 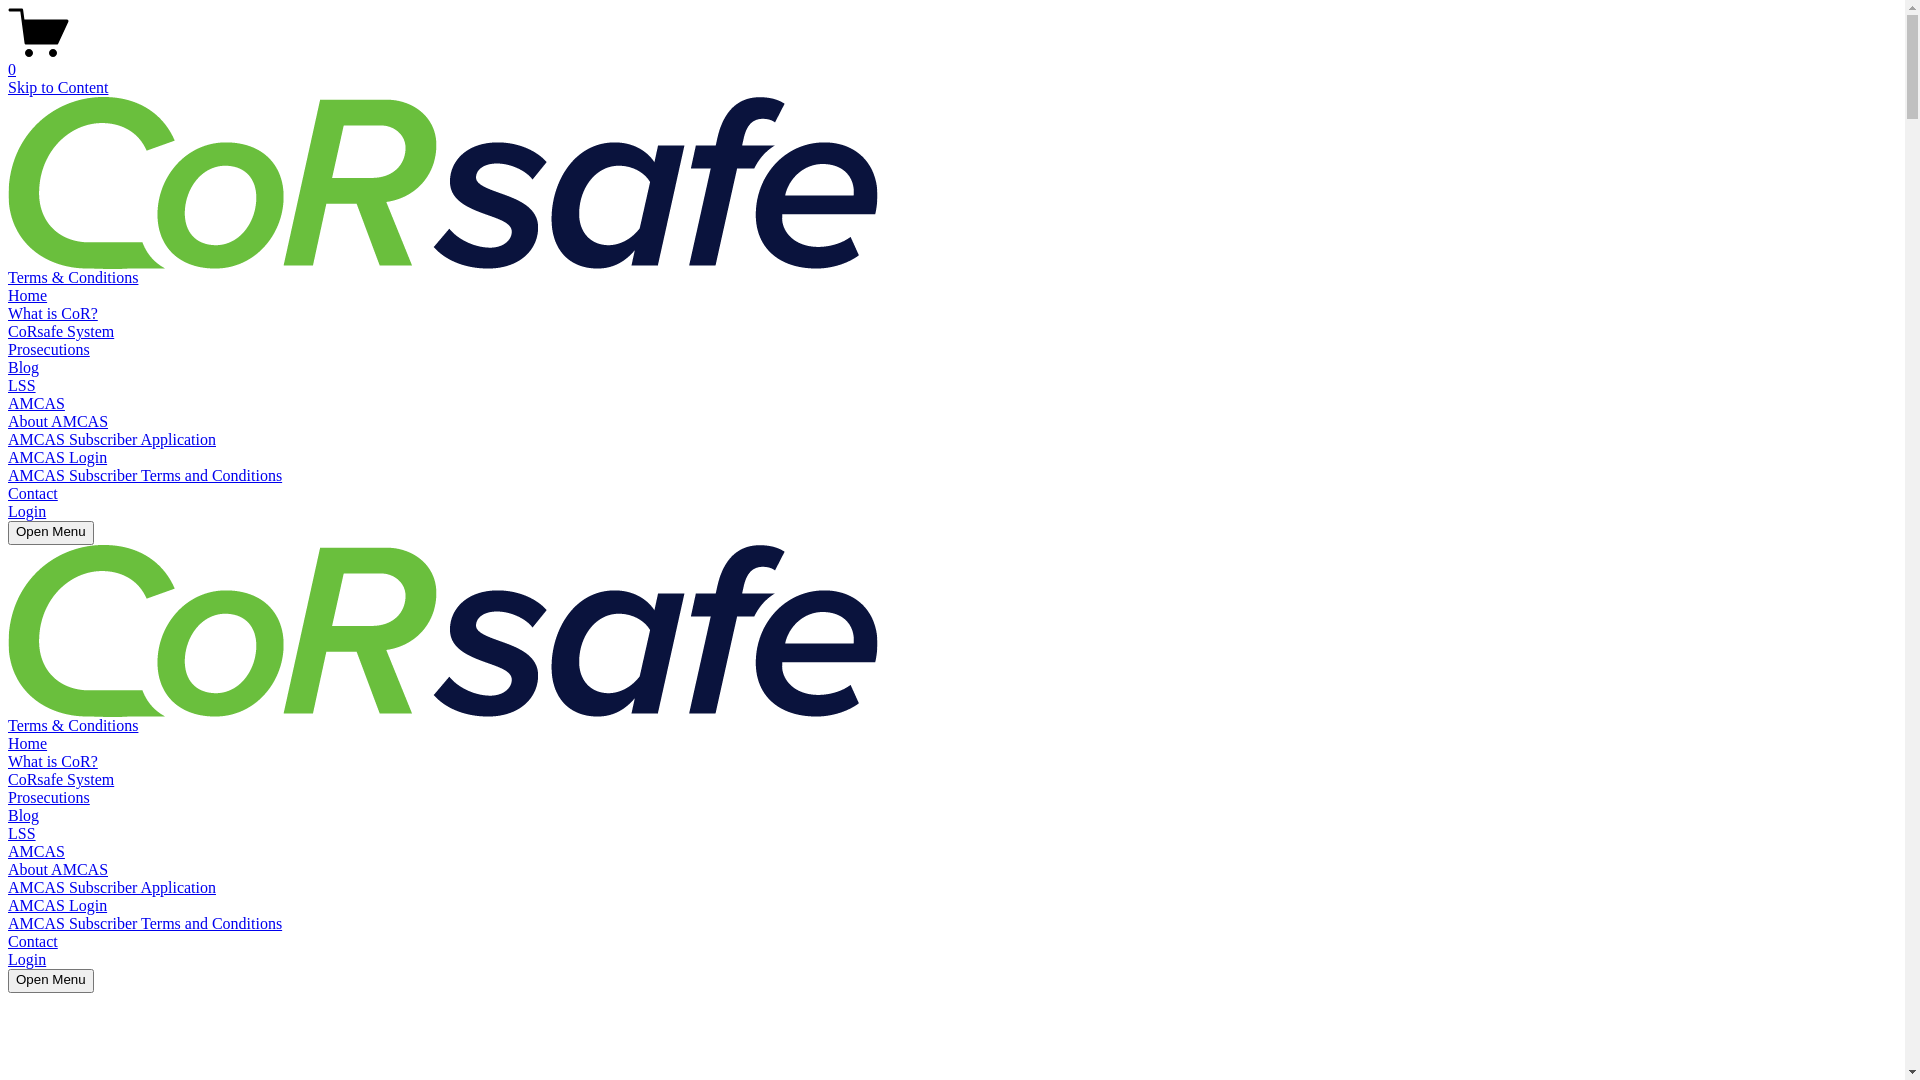 I want to click on 'AMCAS Subscriber Terms and Conditions', so click(x=143, y=475).